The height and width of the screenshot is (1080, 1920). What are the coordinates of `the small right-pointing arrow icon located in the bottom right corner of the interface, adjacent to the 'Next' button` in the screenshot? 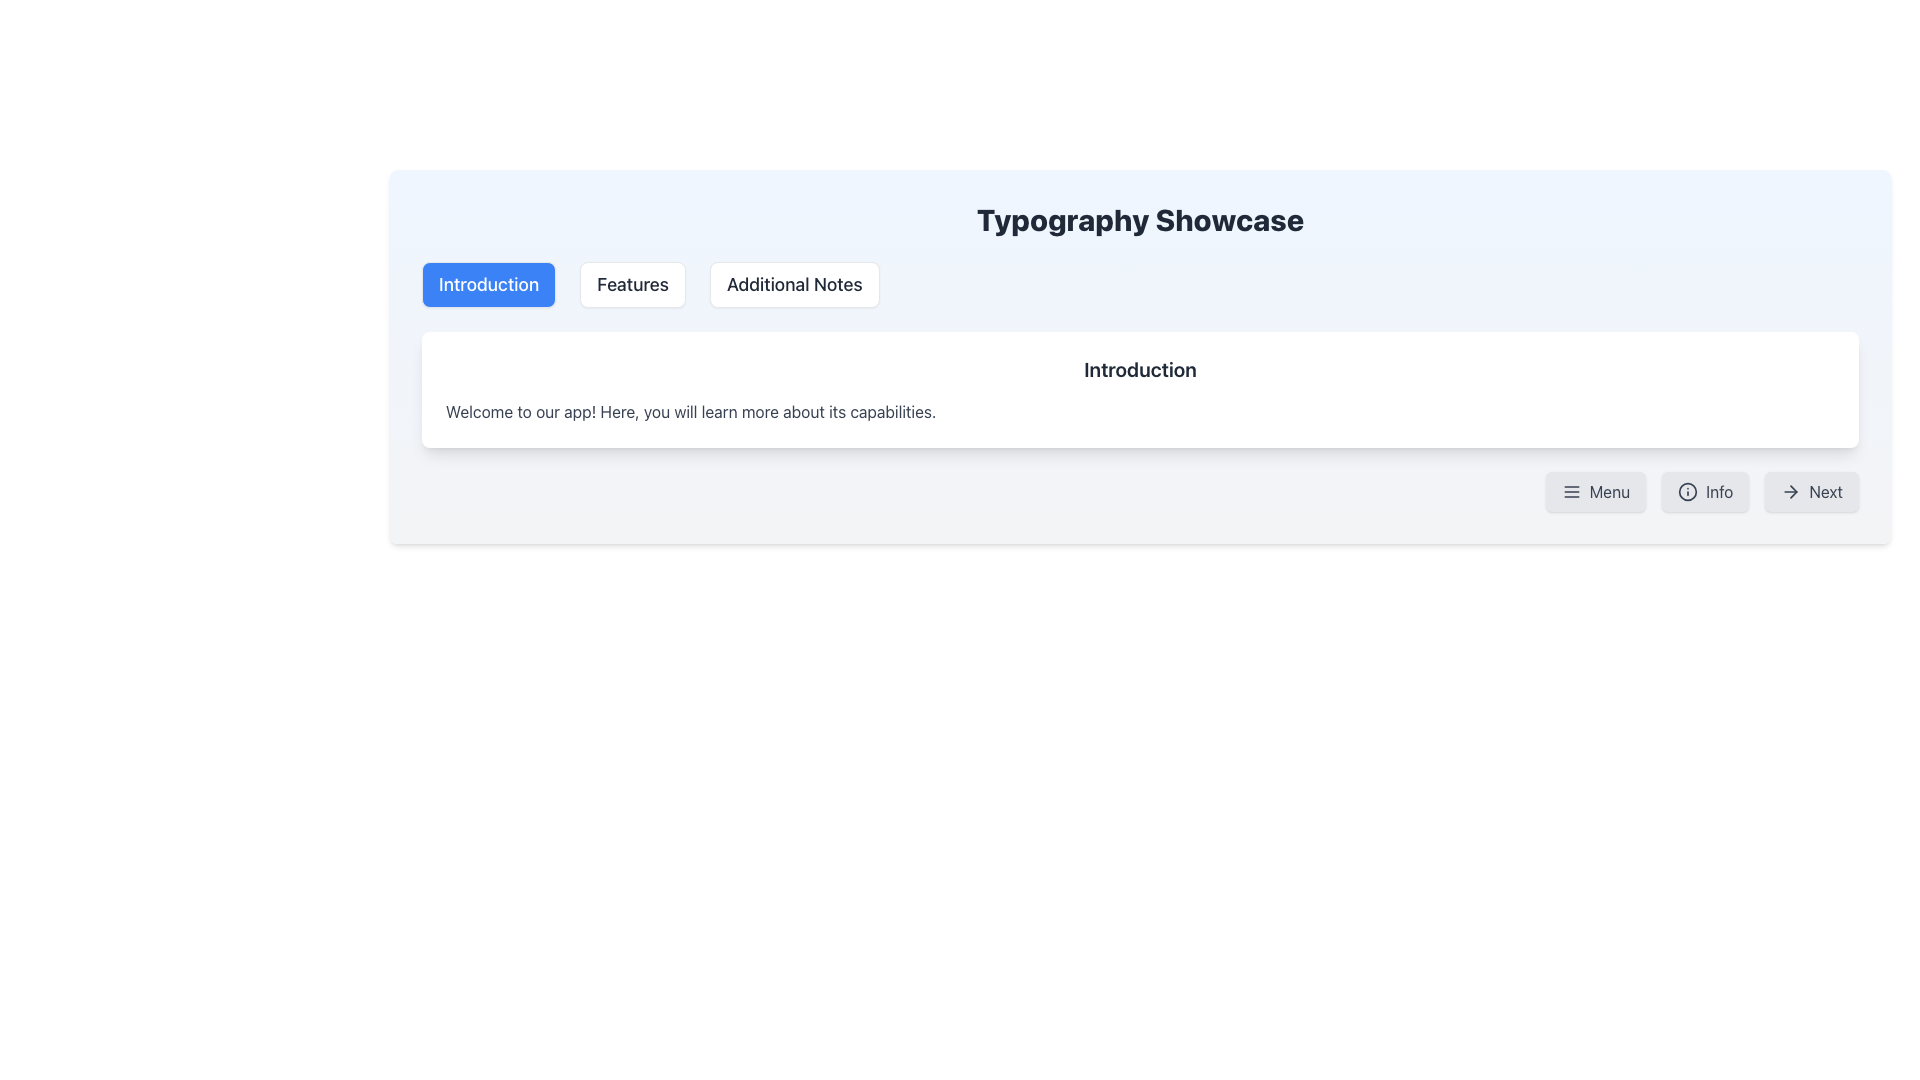 It's located at (1794, 492).